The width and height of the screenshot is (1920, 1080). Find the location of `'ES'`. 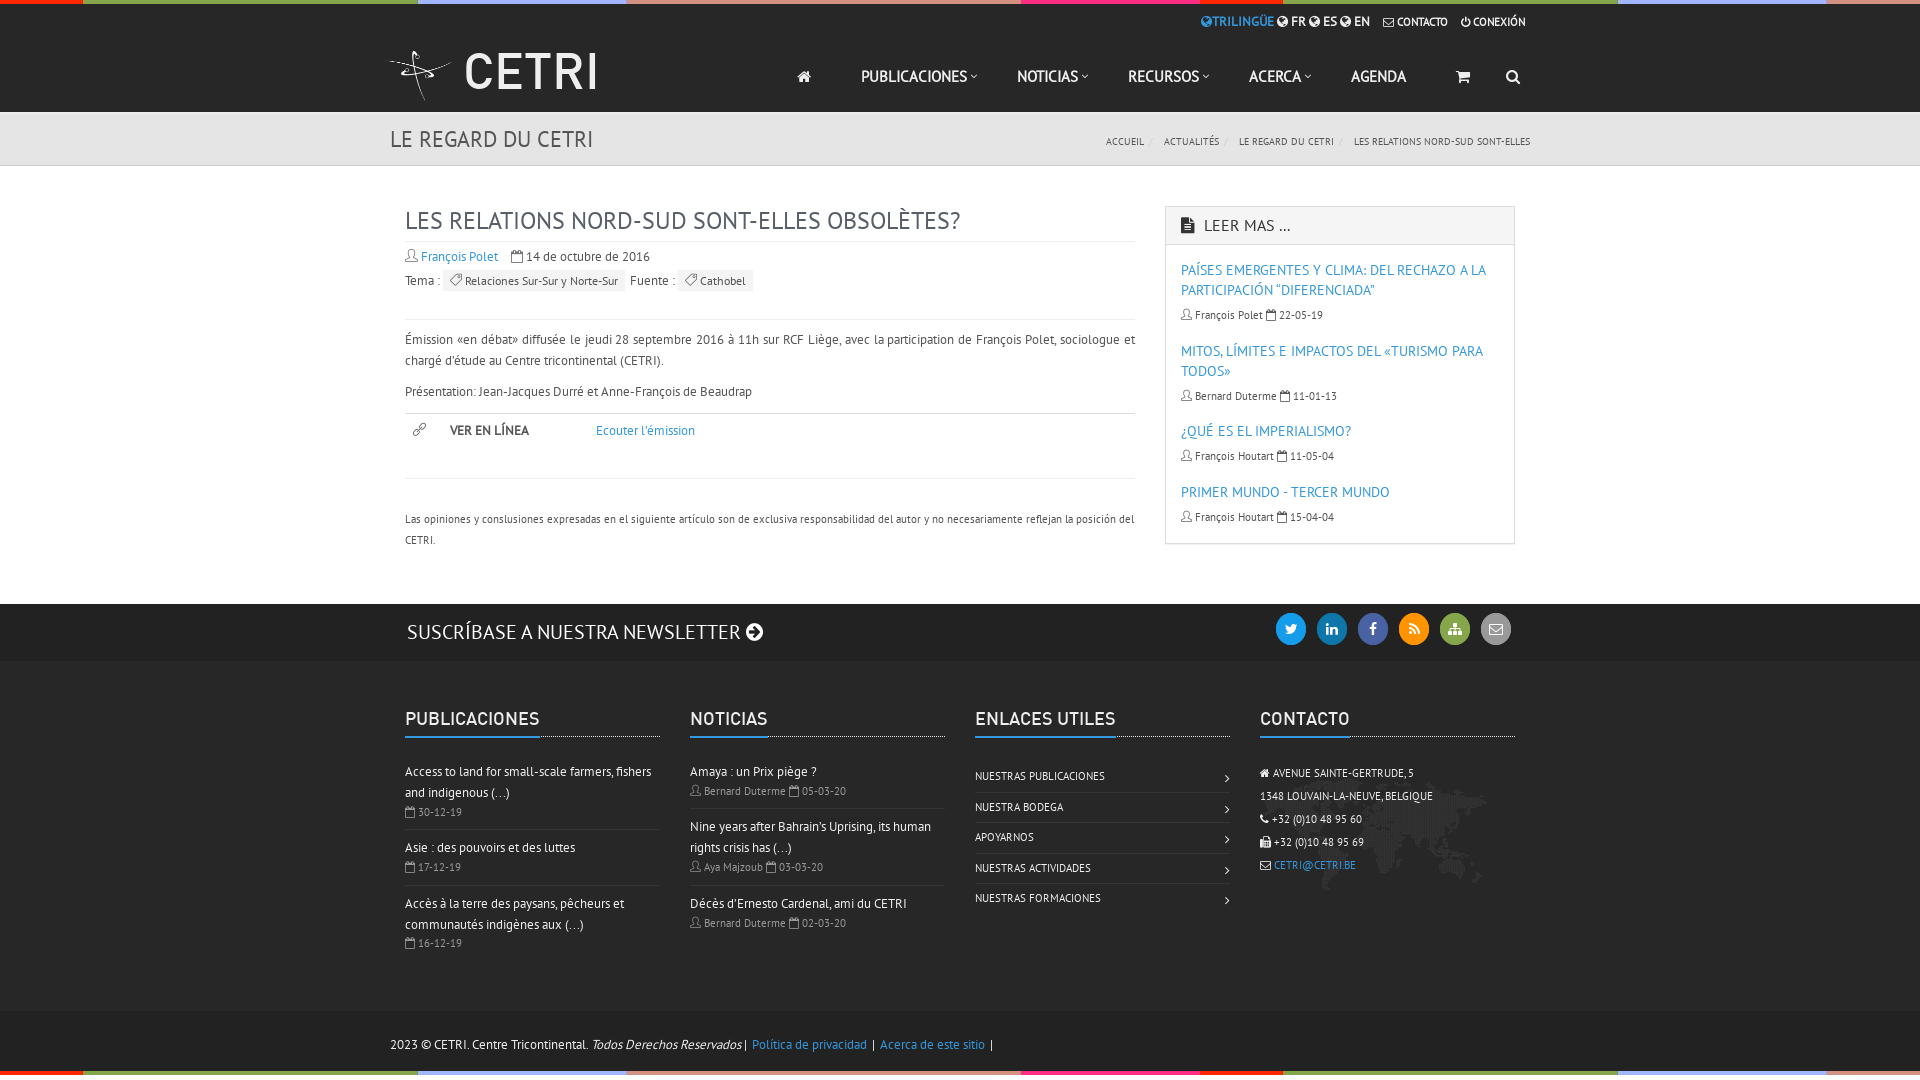

'ES' is located at coordinates (1309, 21).